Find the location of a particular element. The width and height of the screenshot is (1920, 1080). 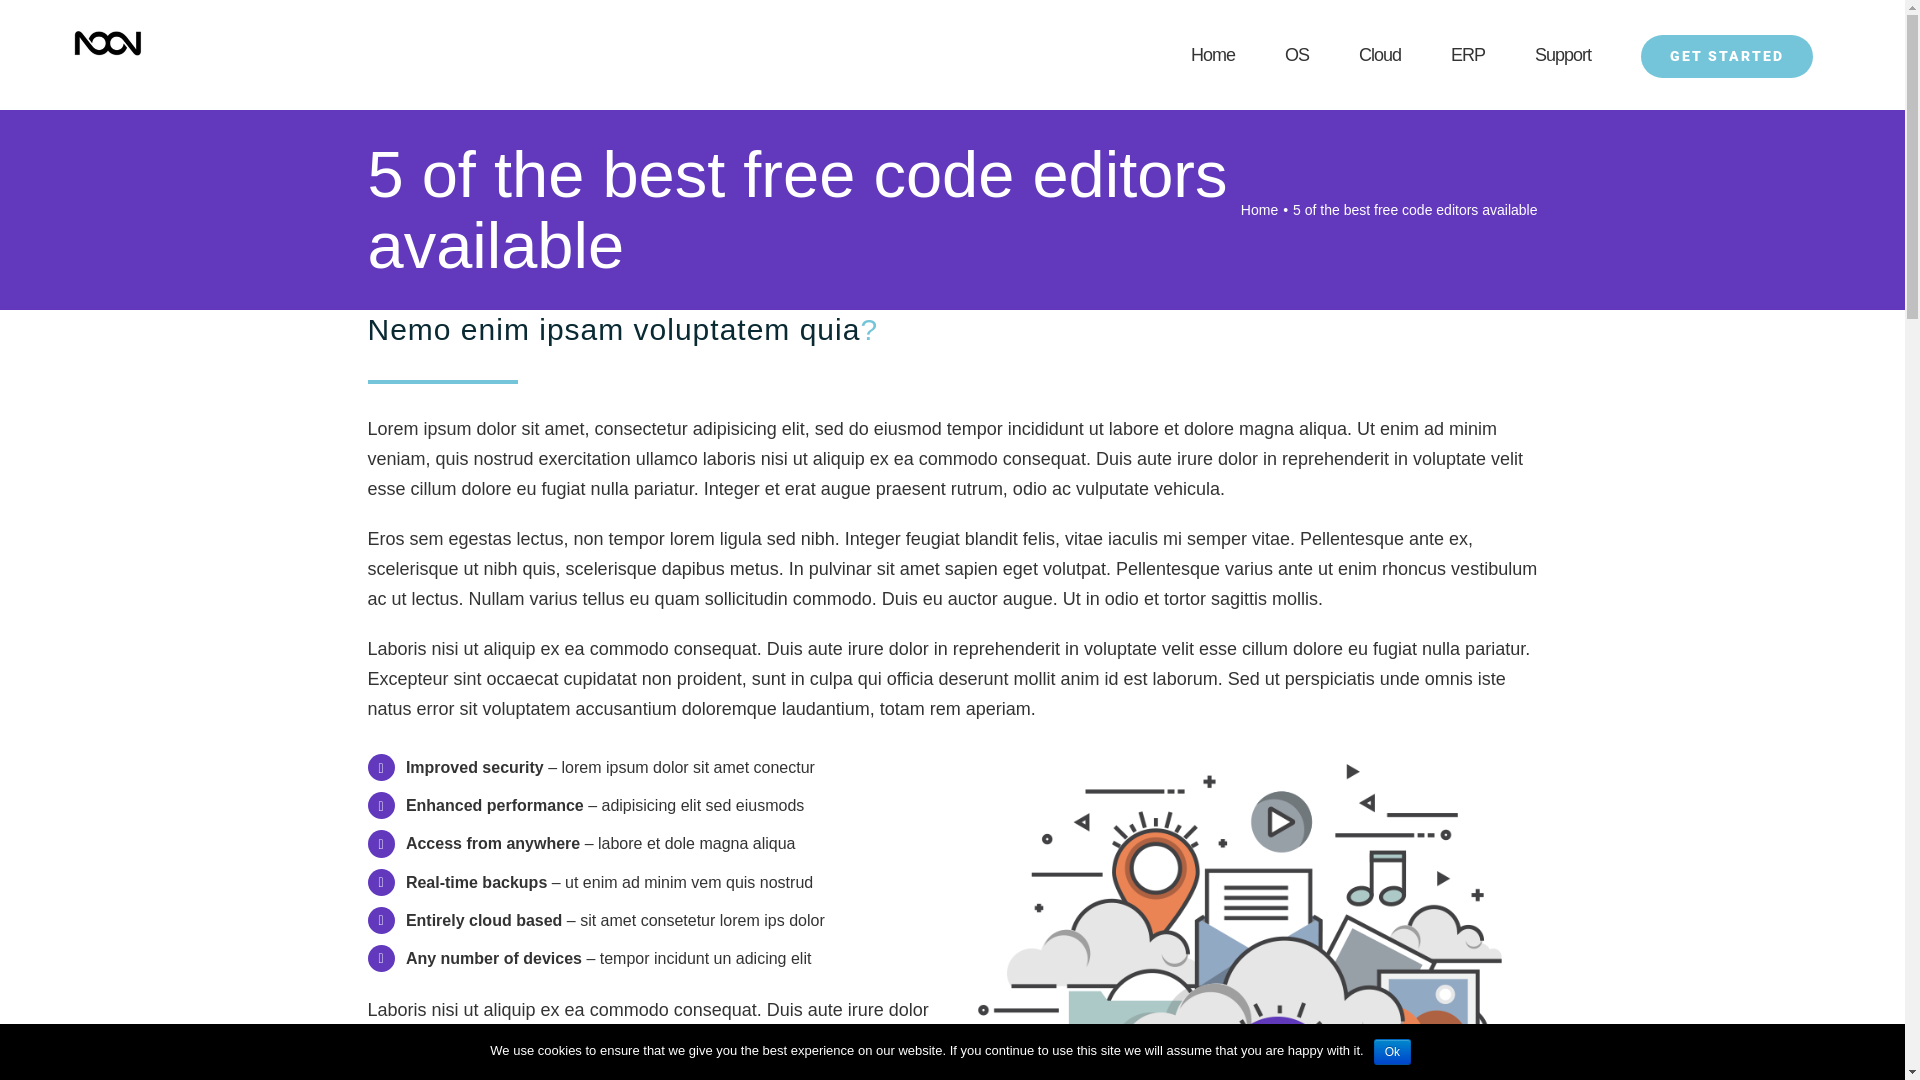

'GET STARTED' is located at coordinates (1726, 53).